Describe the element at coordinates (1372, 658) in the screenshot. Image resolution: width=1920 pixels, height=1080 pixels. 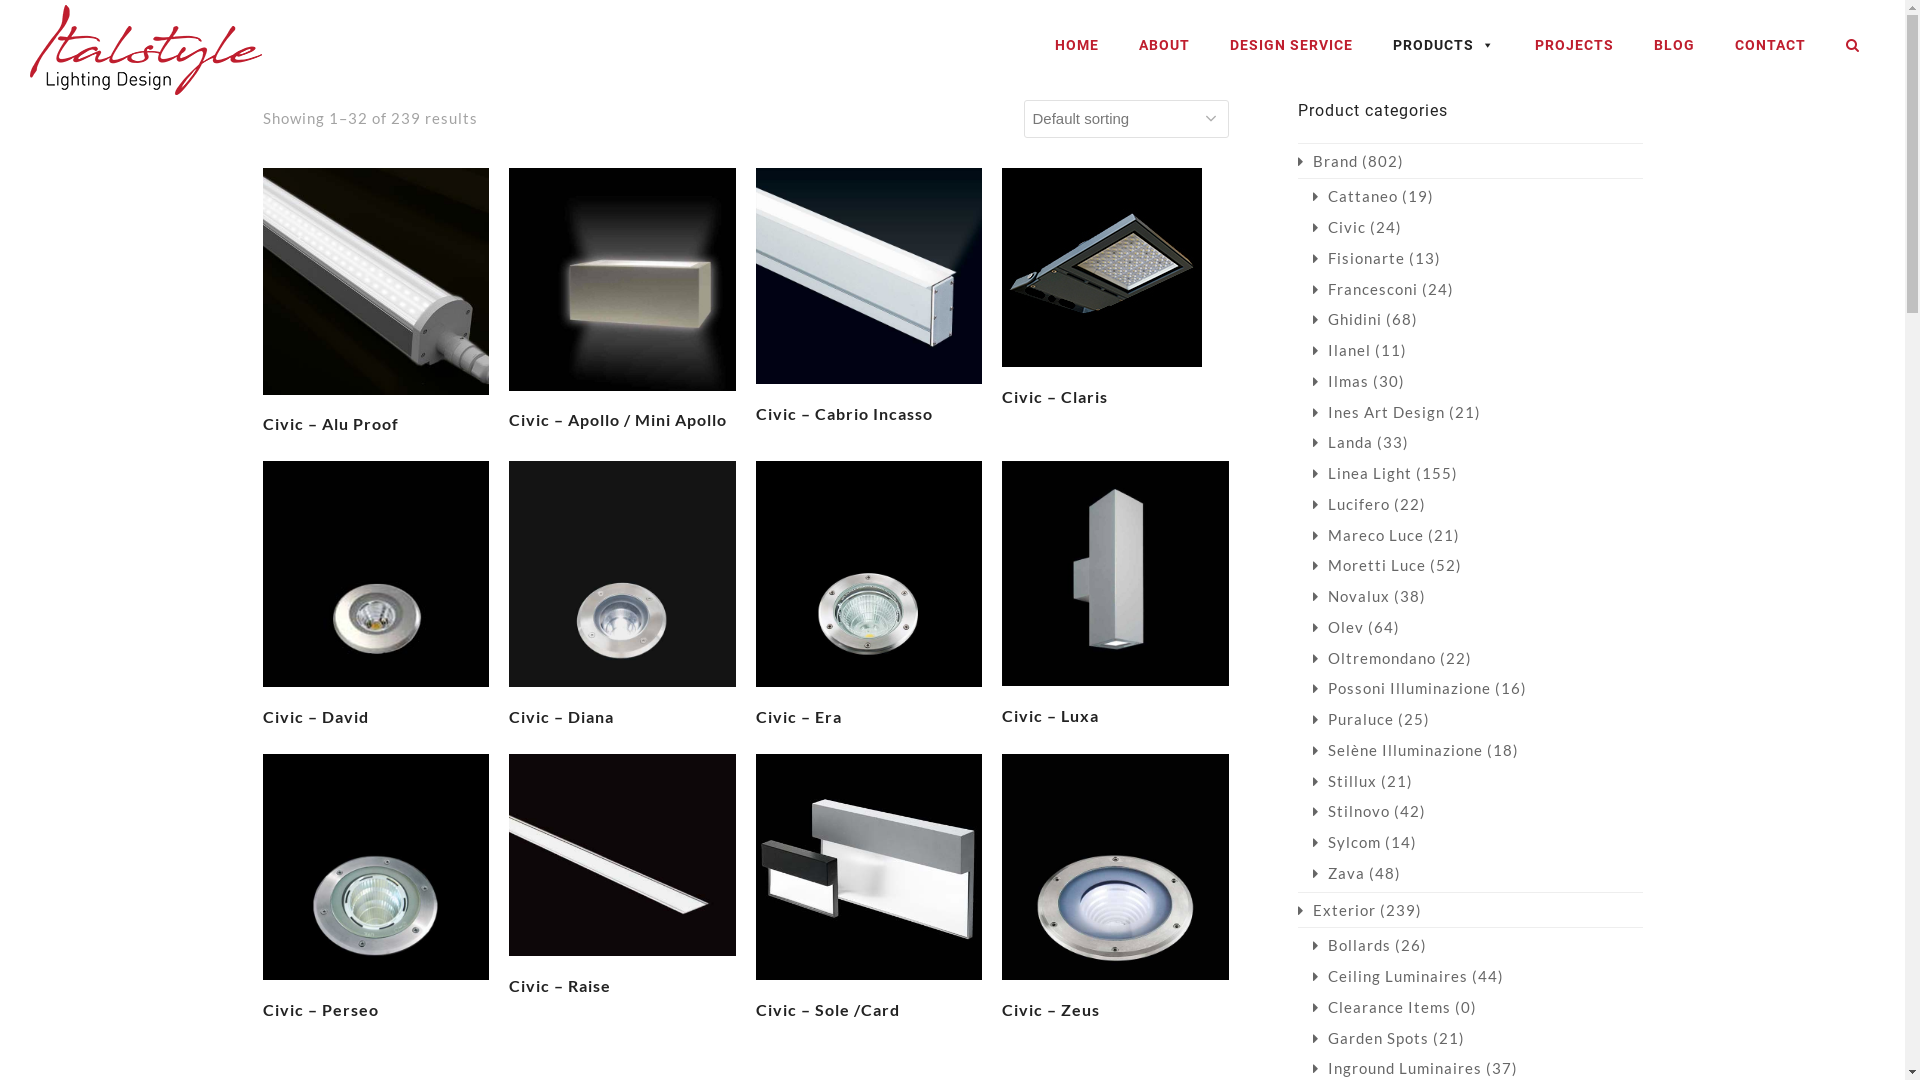
I see `'Oltremondano'` at that location.